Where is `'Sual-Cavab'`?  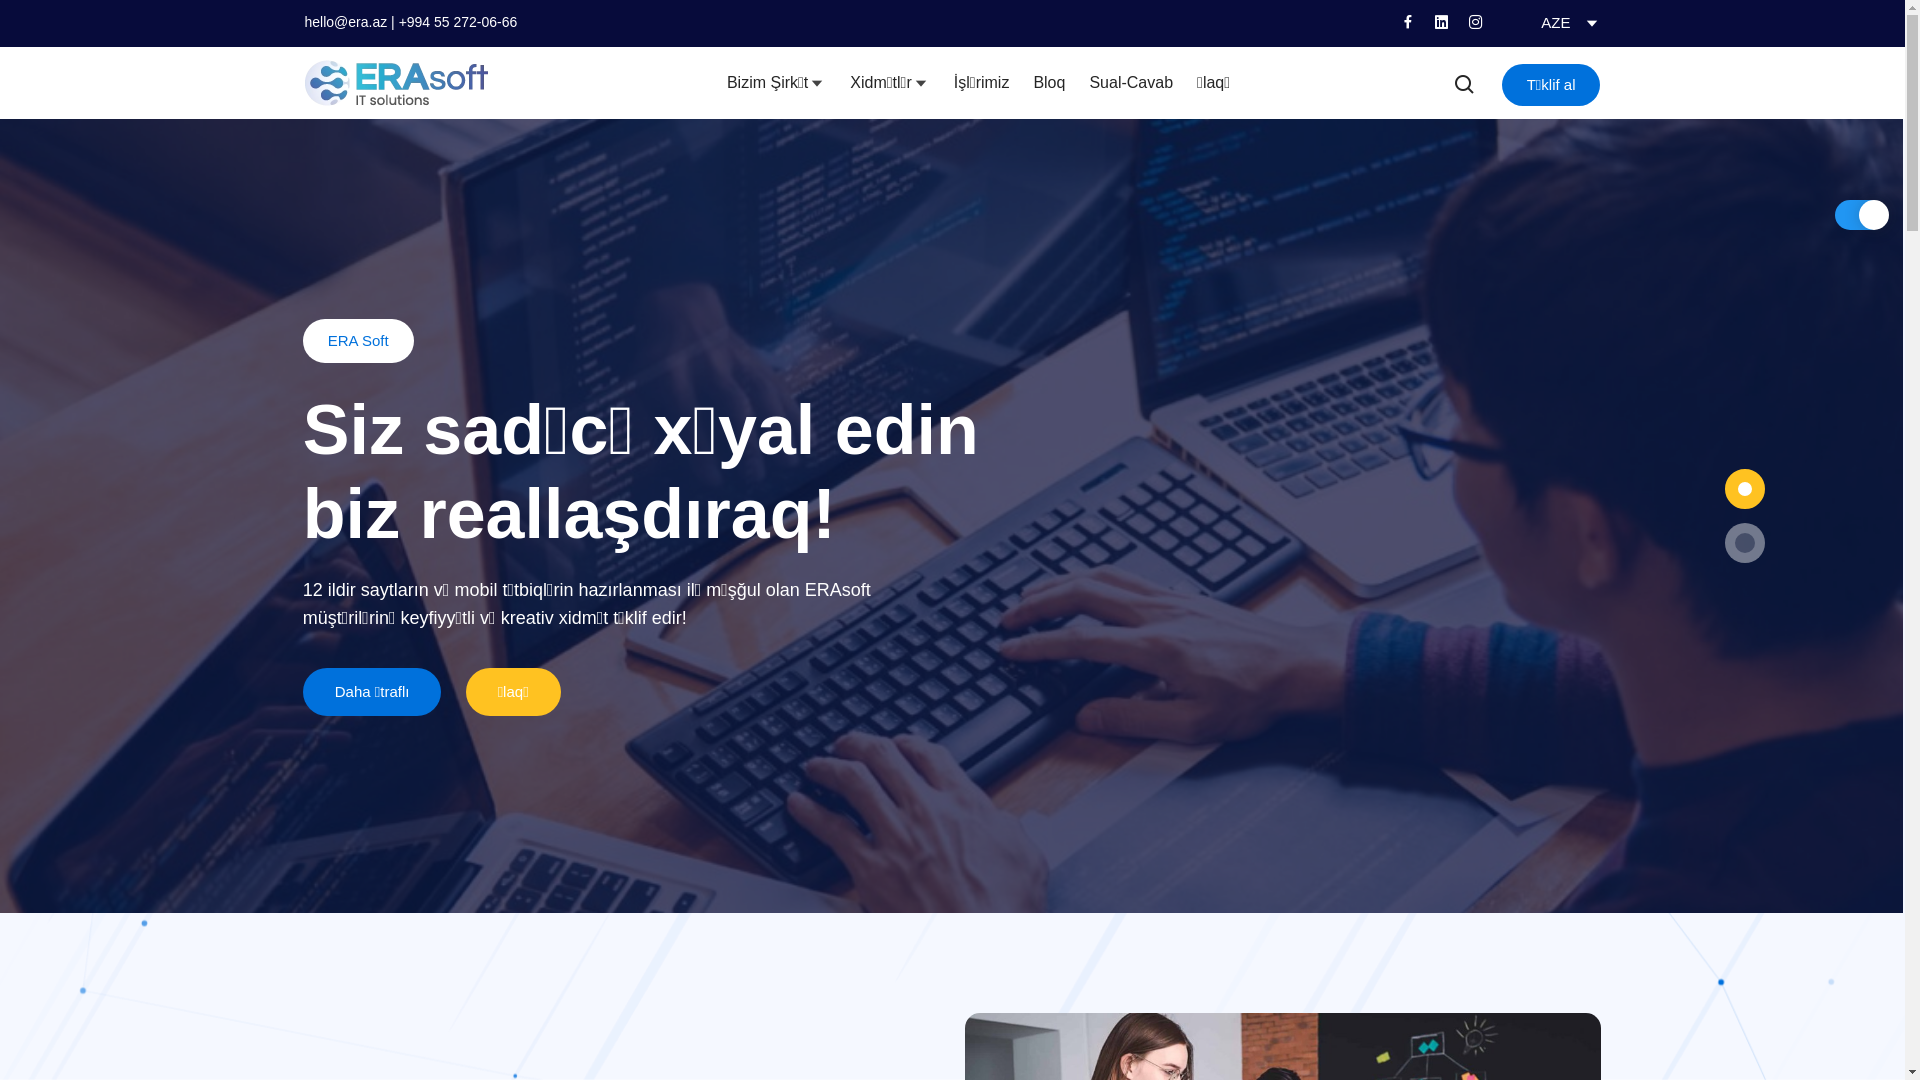
'Sual-Cavab' is located at coordinates (1131, 82).